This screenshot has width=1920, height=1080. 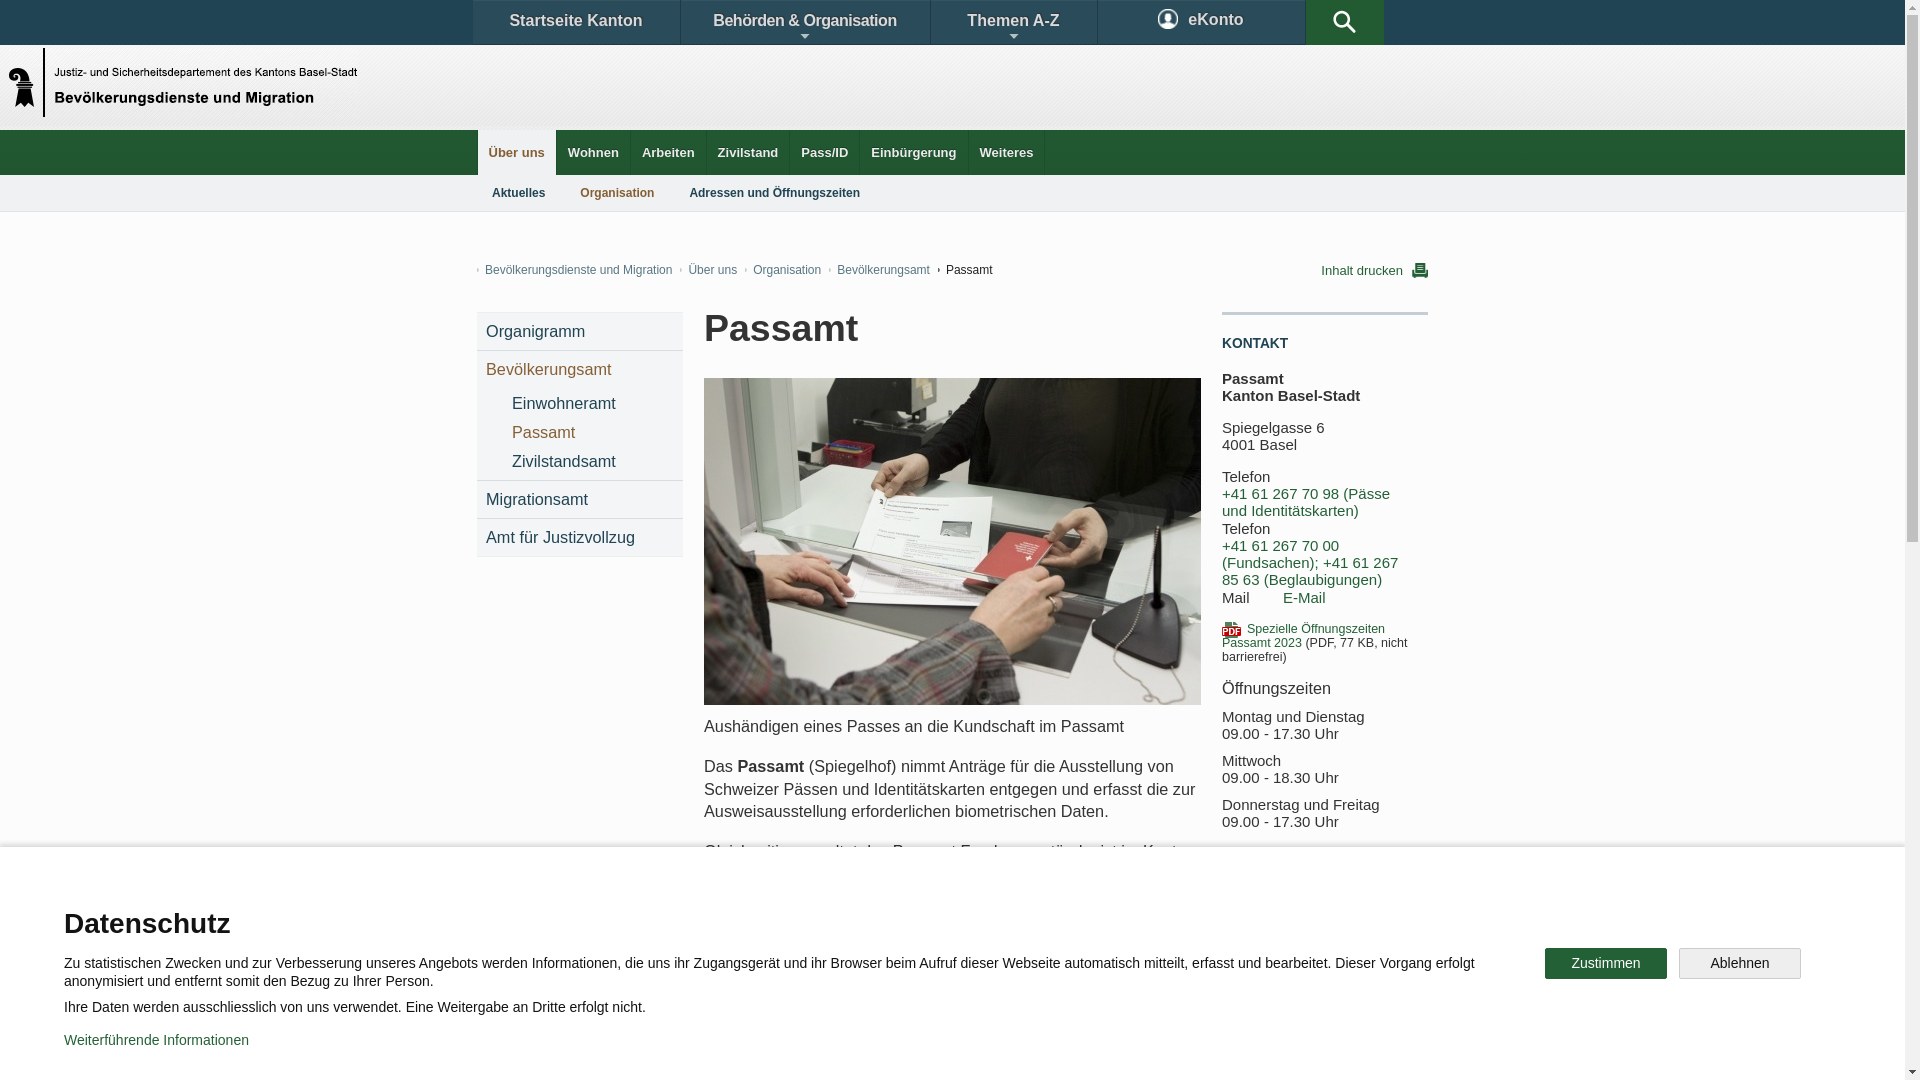 What do you see at coordinates (1304, 596) in the screenshot?
I see `'E-Mail'` at bounding box center [1304, 596].